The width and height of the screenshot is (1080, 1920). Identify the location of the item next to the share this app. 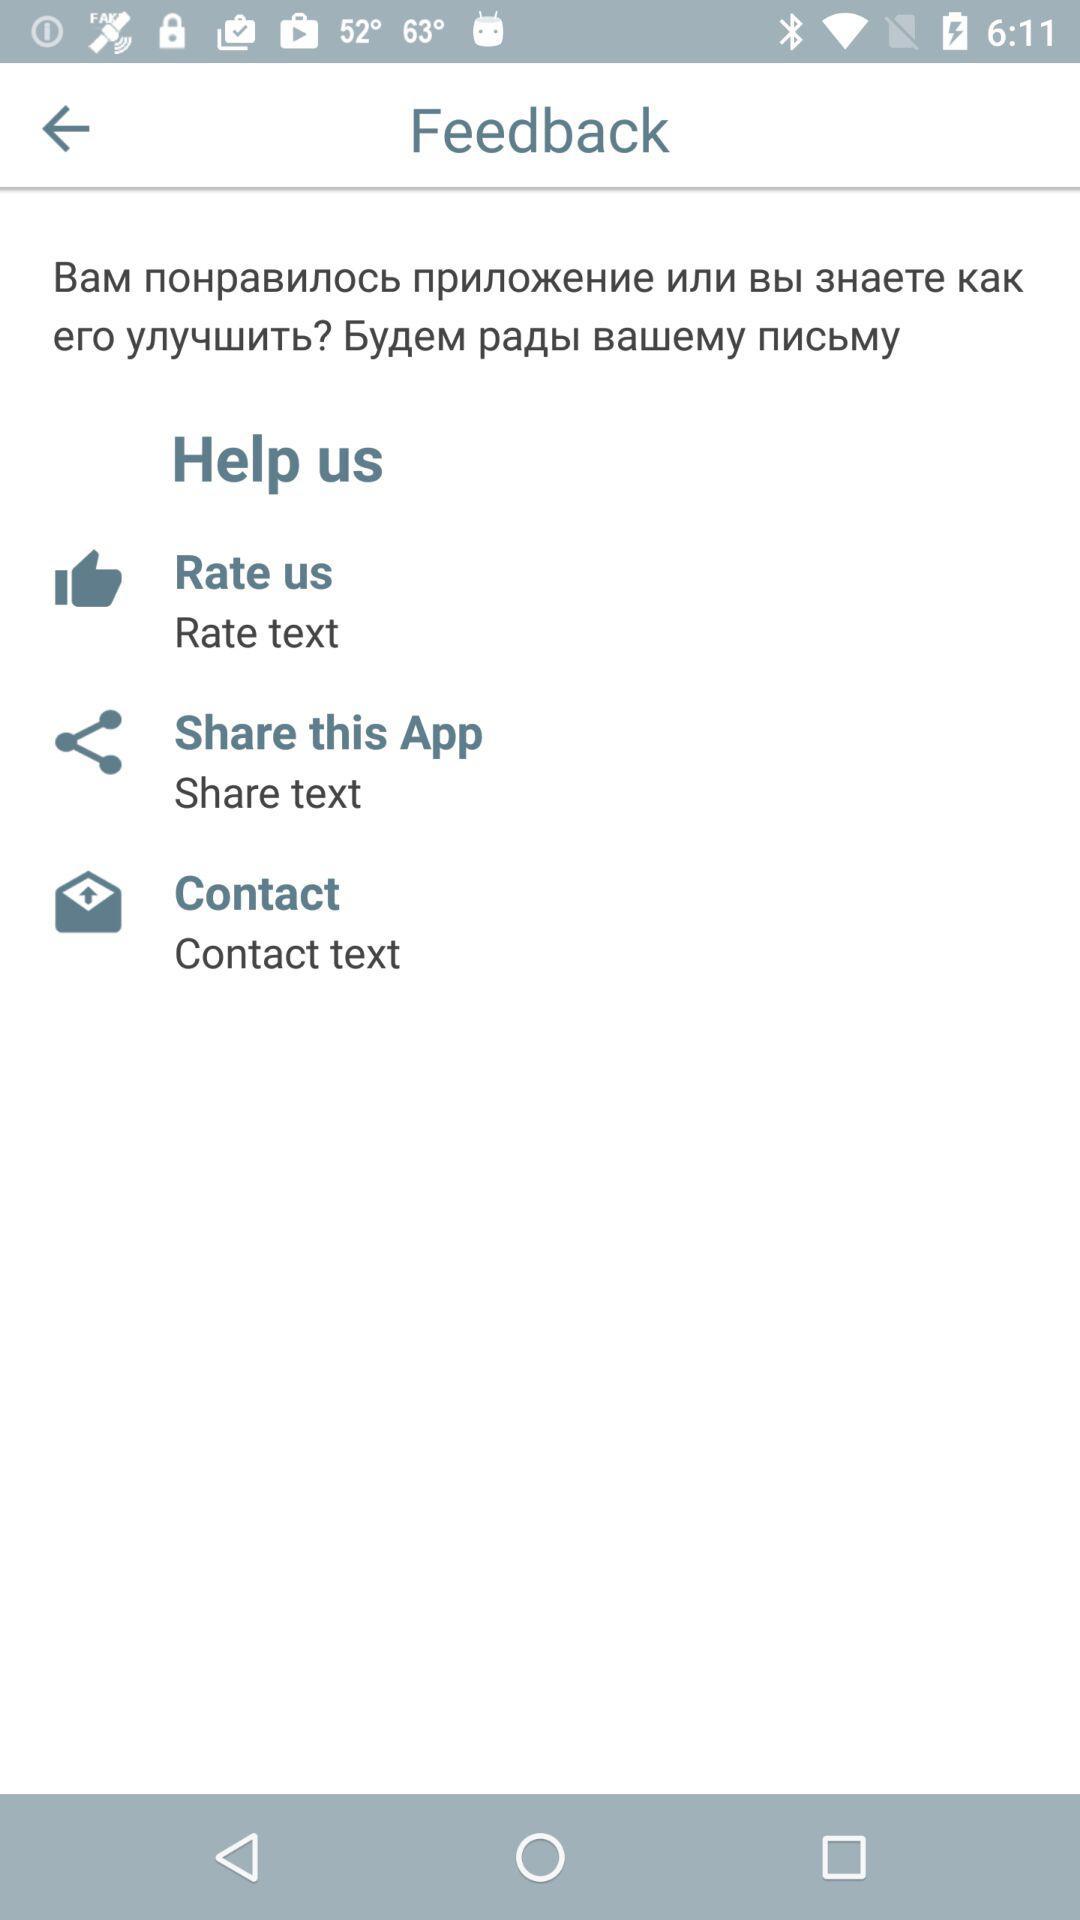
(86, 741).